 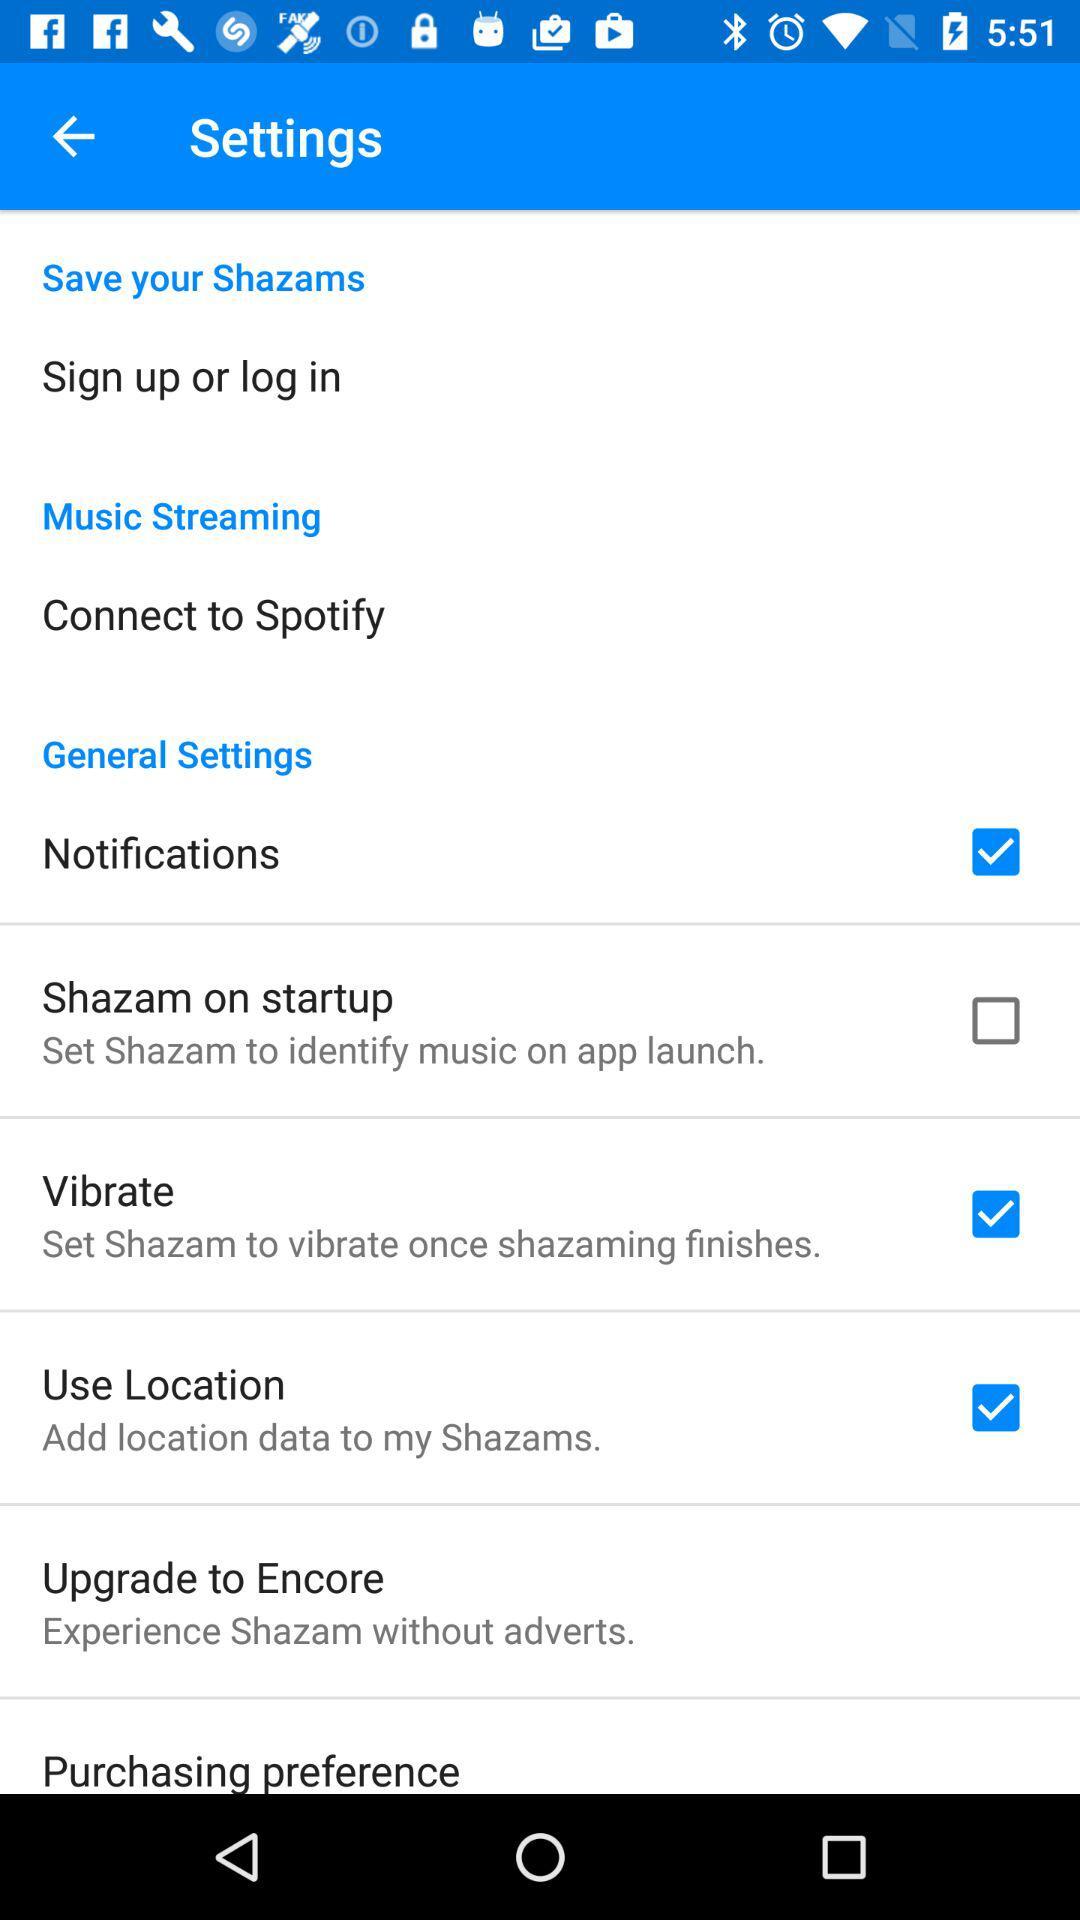 What do you see at coordinates (162, 1381) in the screenshot?
I see `the use location` at bounding box center [162, 1381].